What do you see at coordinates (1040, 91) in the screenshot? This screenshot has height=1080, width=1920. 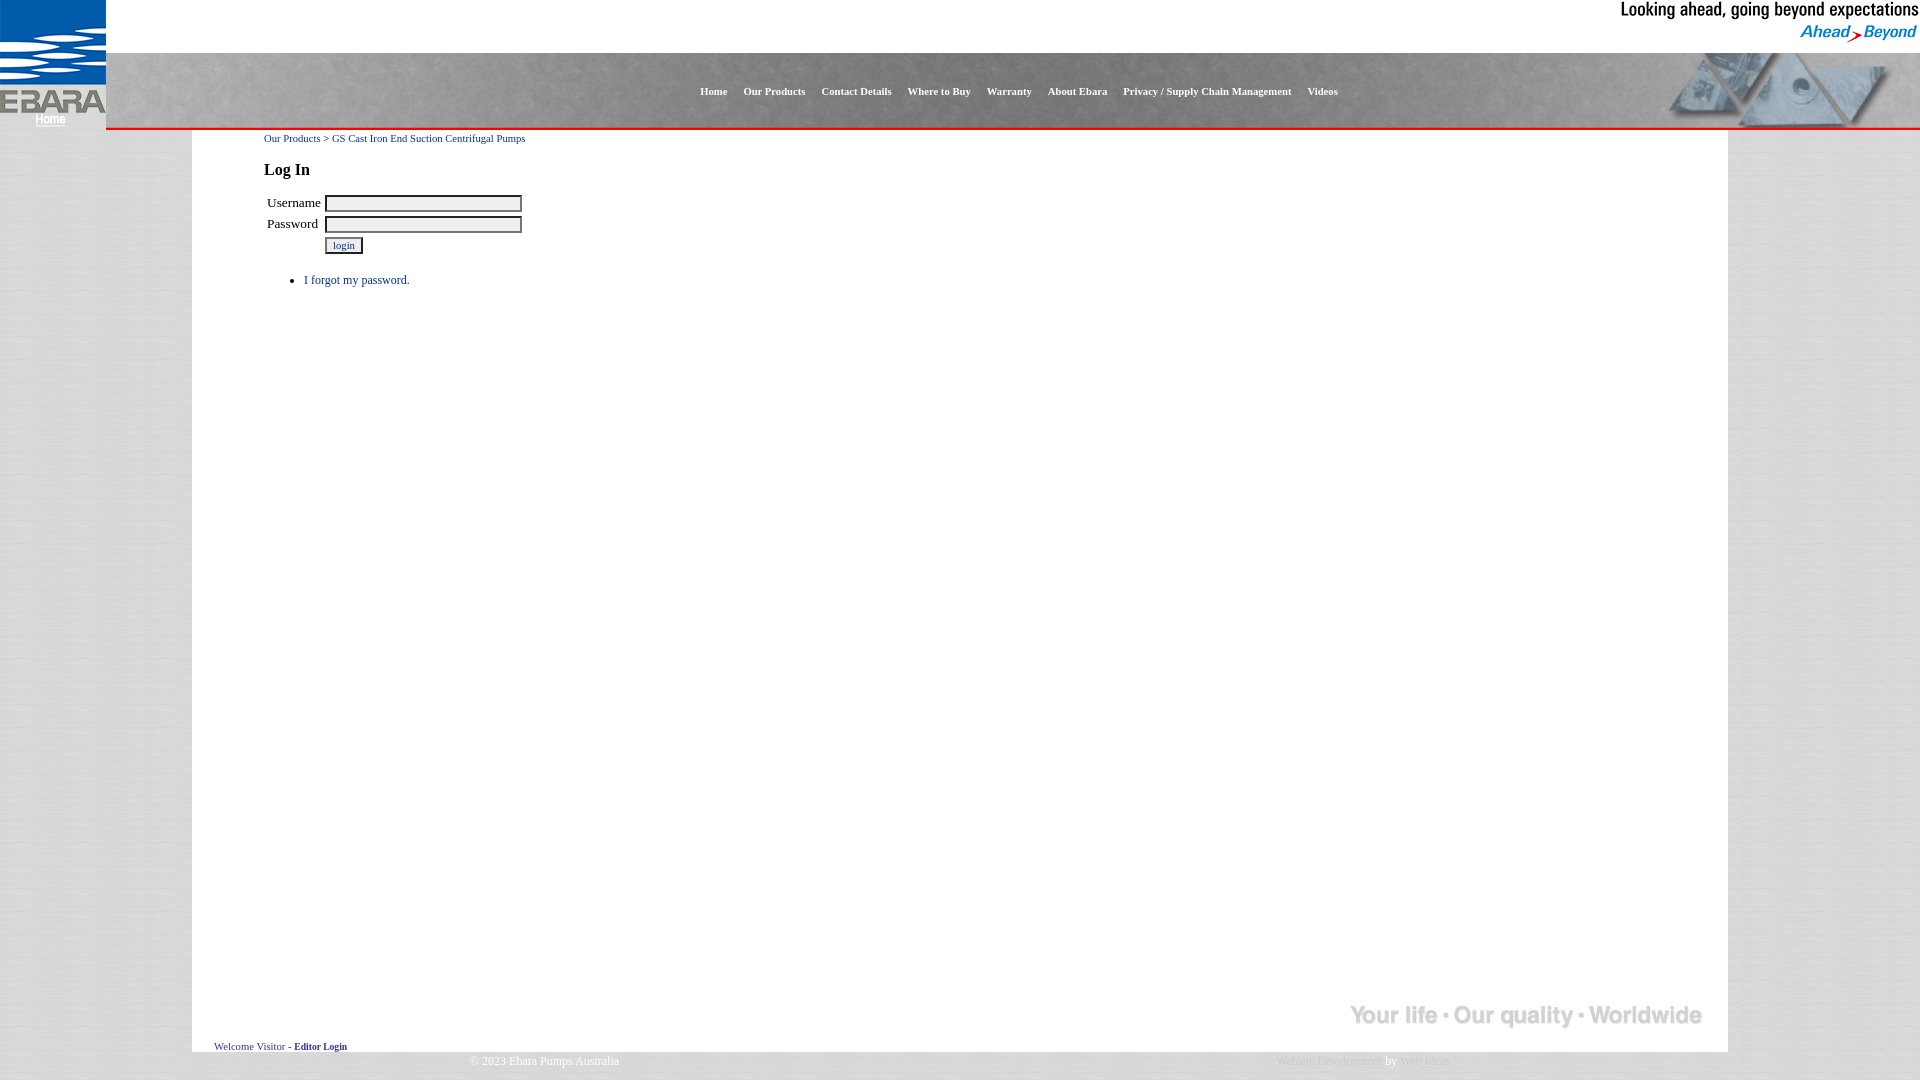 I see `'About Ebara'` at bounding box center [1040, 91].